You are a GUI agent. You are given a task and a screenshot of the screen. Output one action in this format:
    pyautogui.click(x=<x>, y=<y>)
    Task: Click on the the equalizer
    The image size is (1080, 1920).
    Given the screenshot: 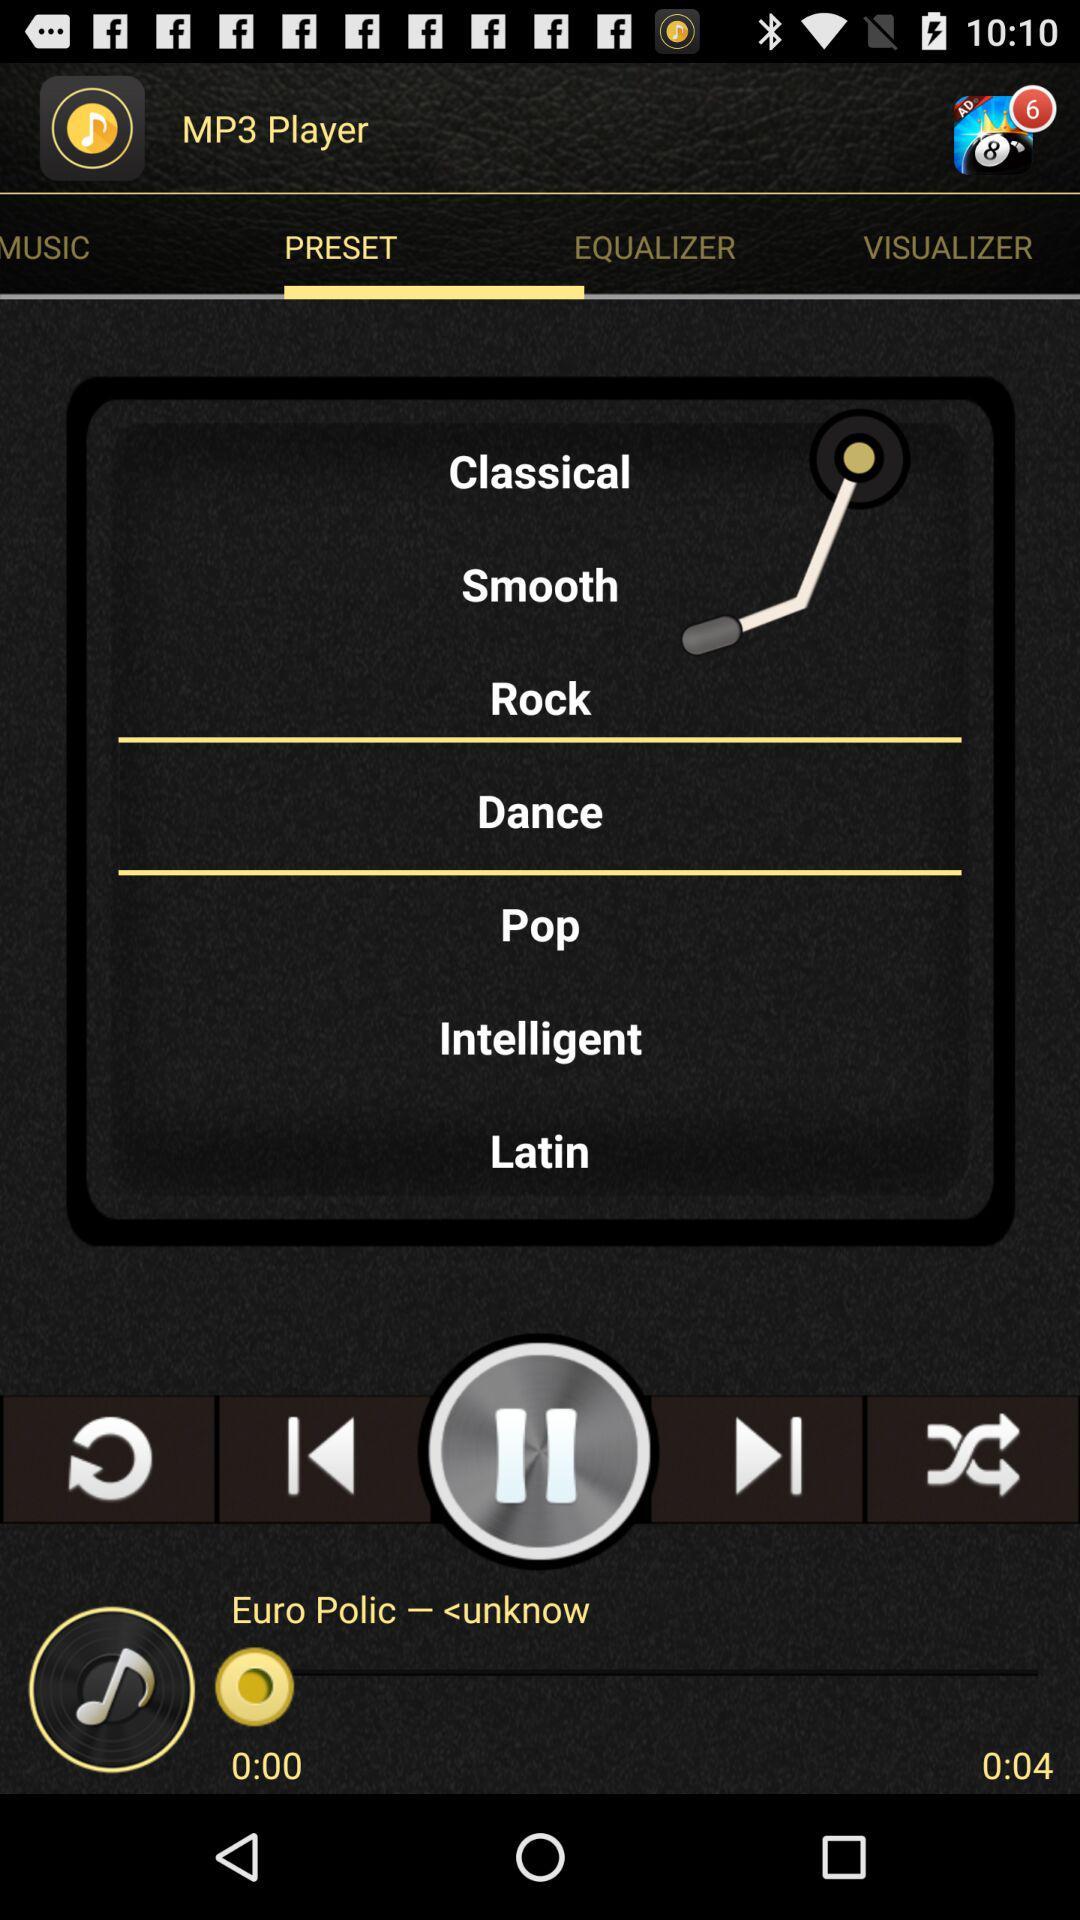 What is the action you would take?
    pyautogui.click(x=723, y=245)
    